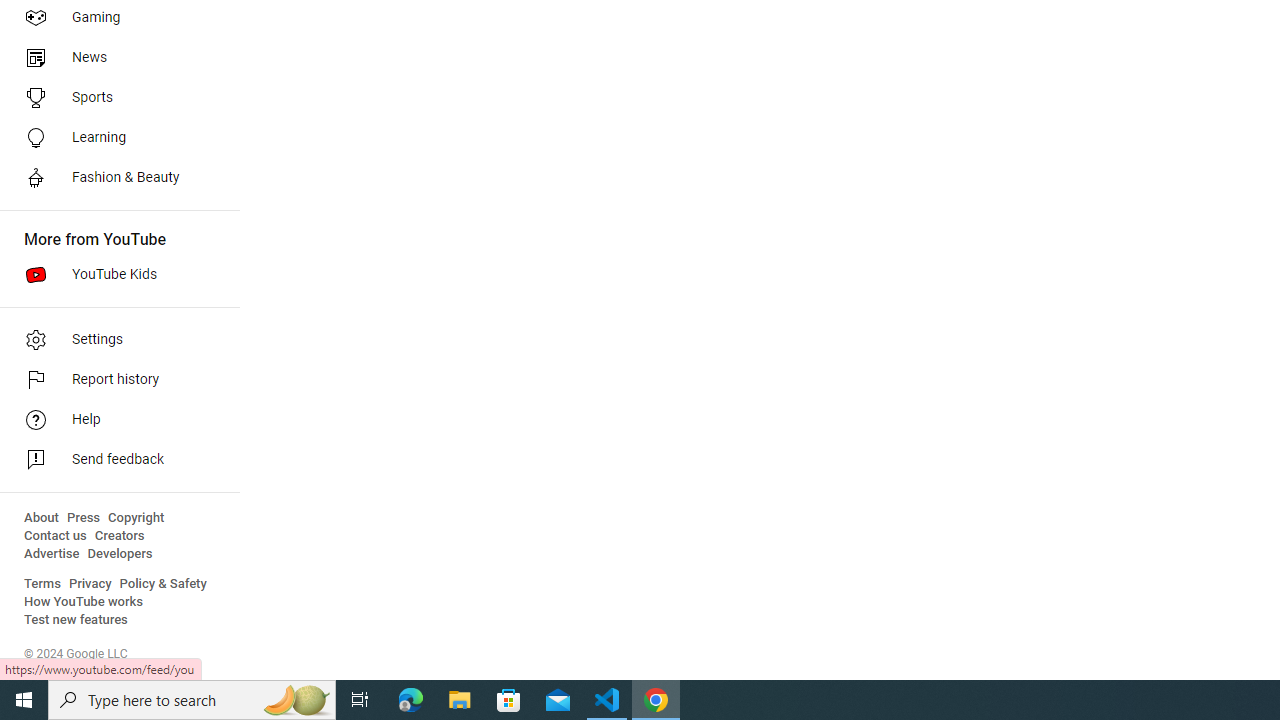  Describe the element at coordinates (112, 56) in the screenshot. I see `'News'` at that location.